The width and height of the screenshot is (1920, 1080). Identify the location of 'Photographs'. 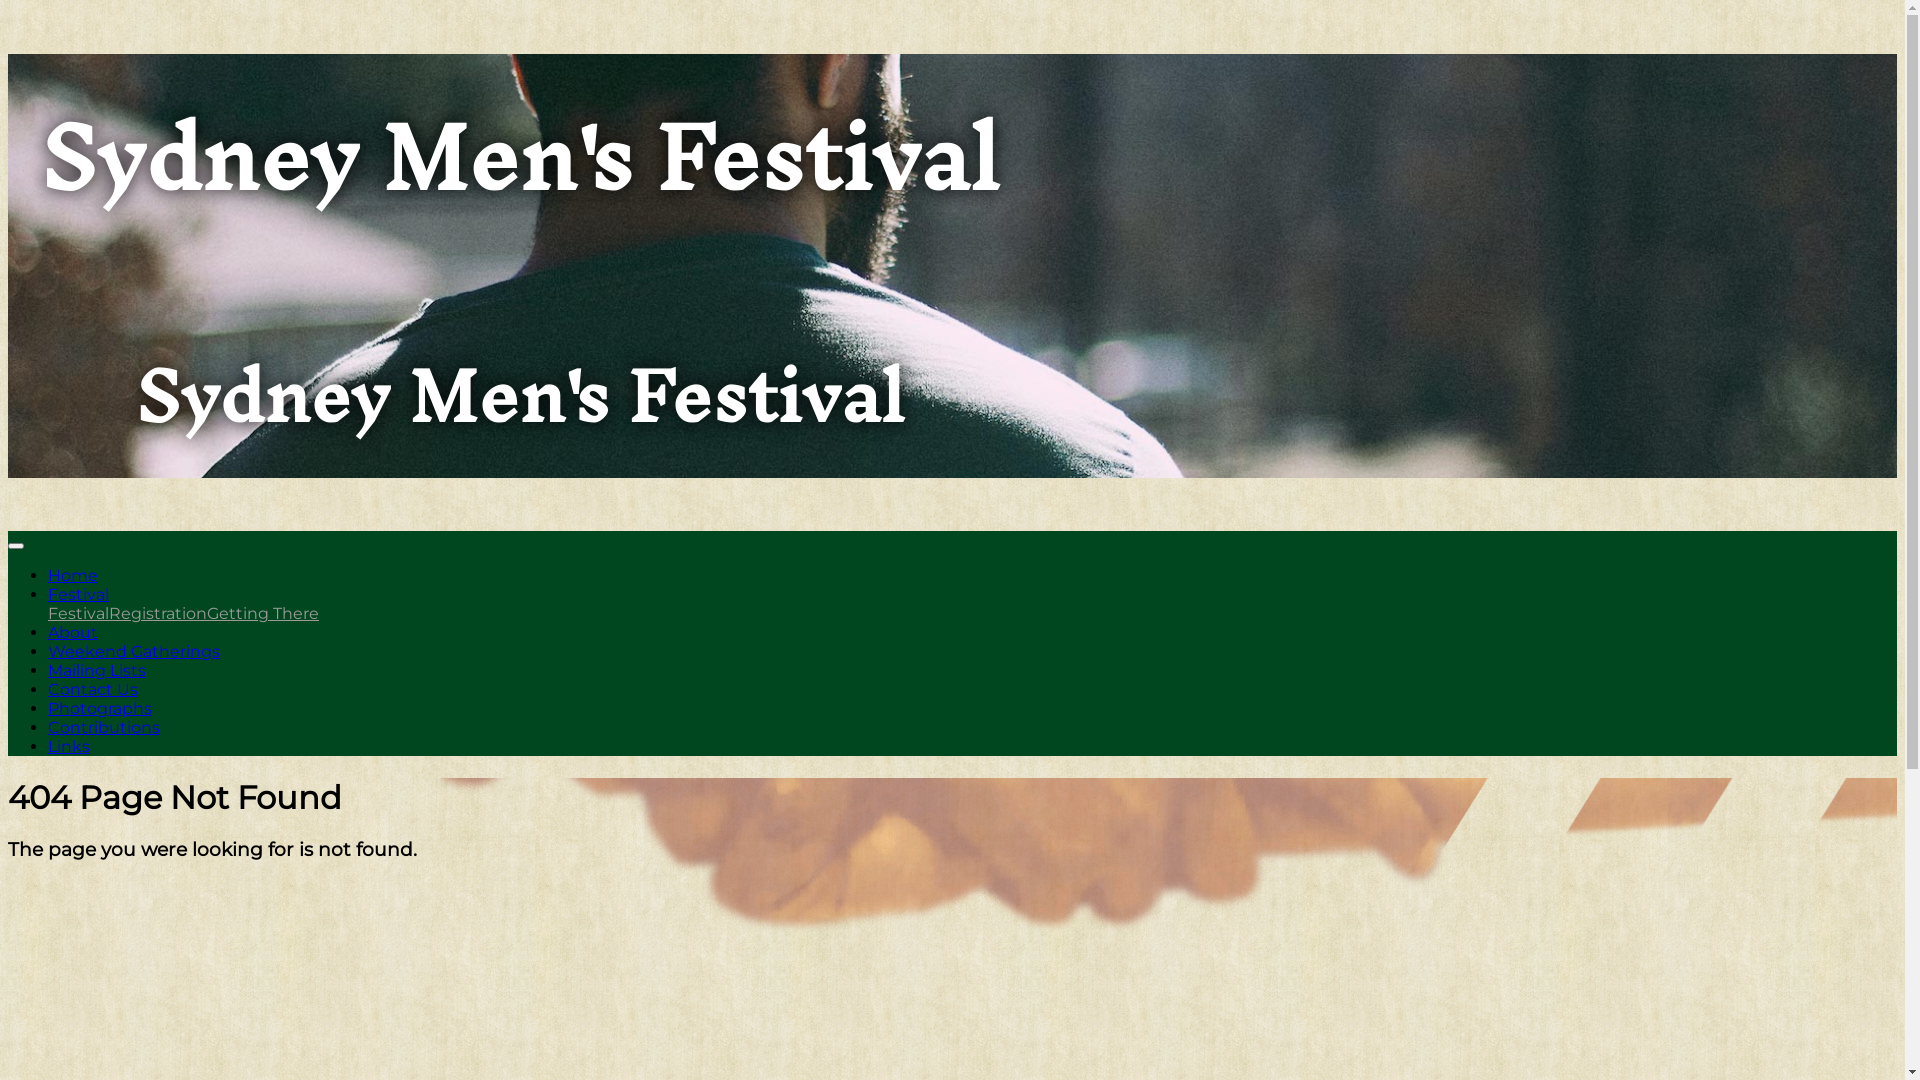
(99, 707).